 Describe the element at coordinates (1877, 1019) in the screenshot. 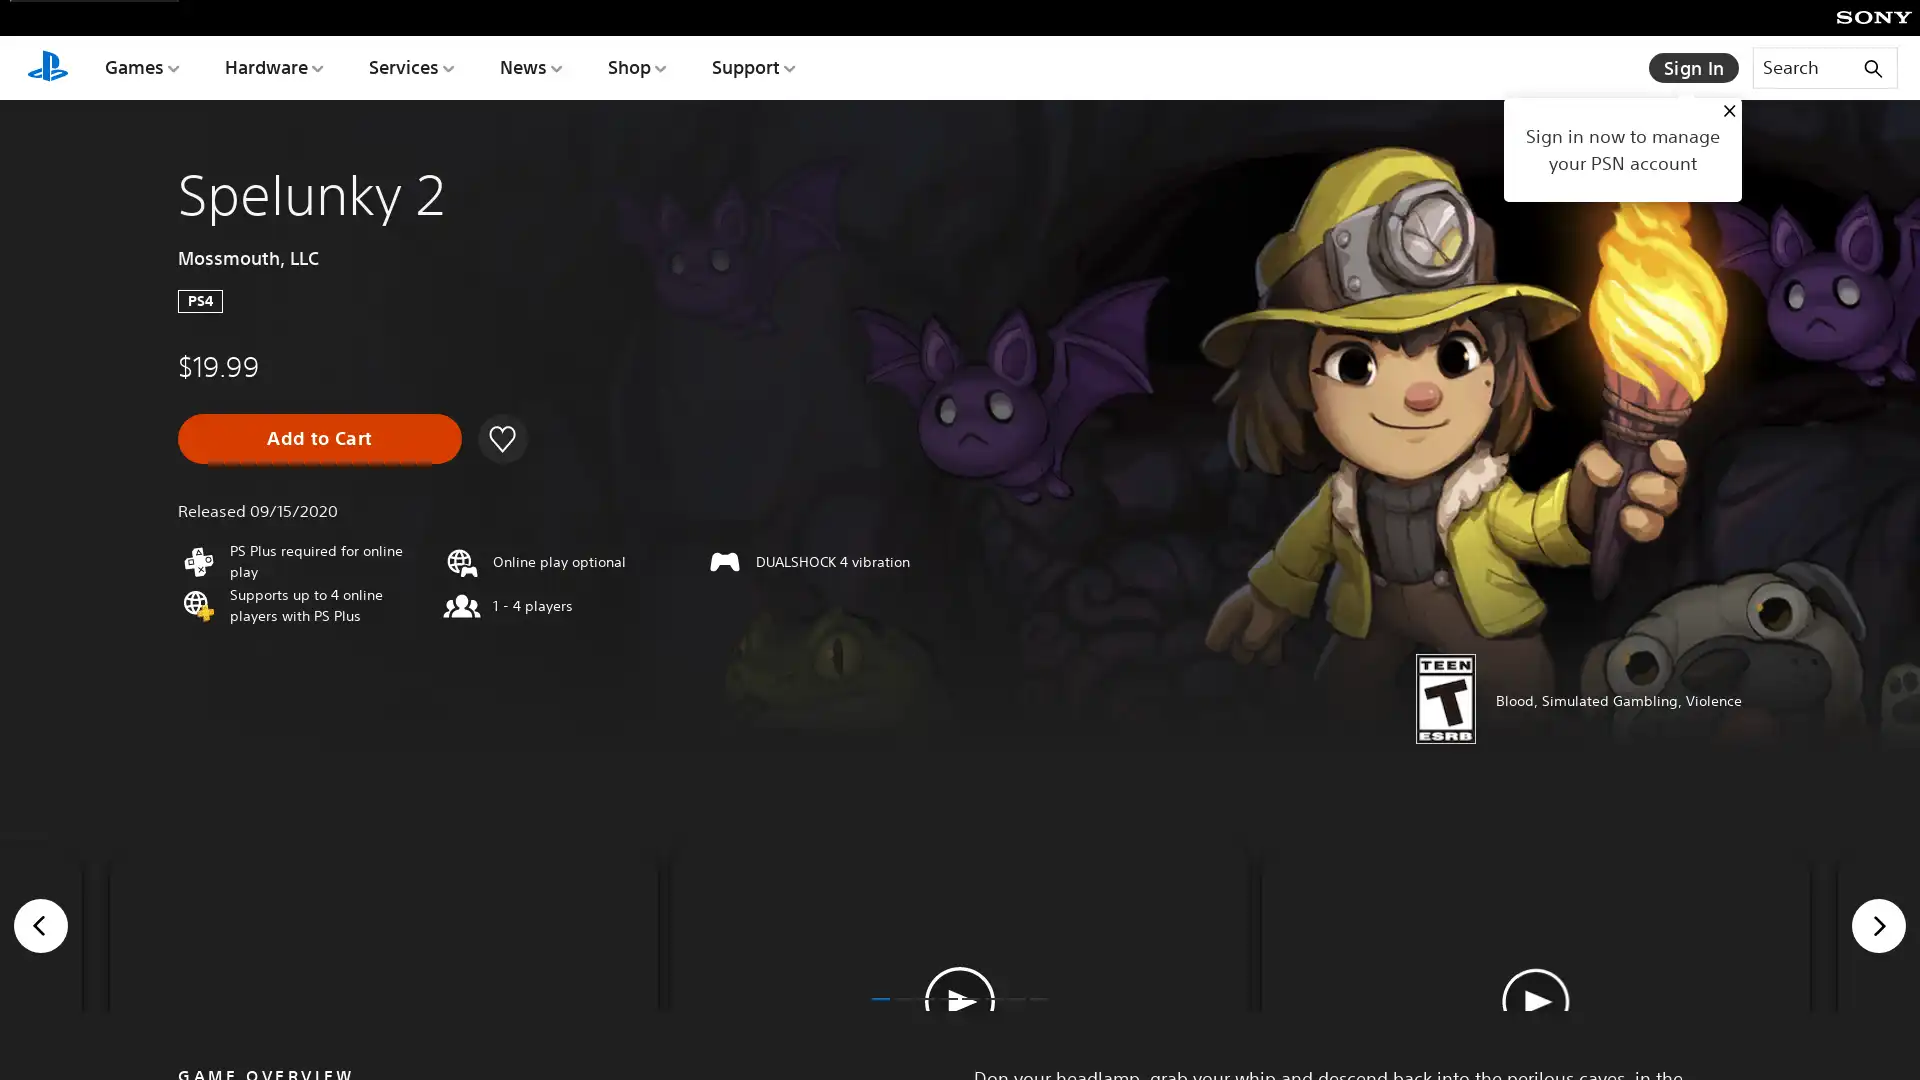

I see `Next` at that location.